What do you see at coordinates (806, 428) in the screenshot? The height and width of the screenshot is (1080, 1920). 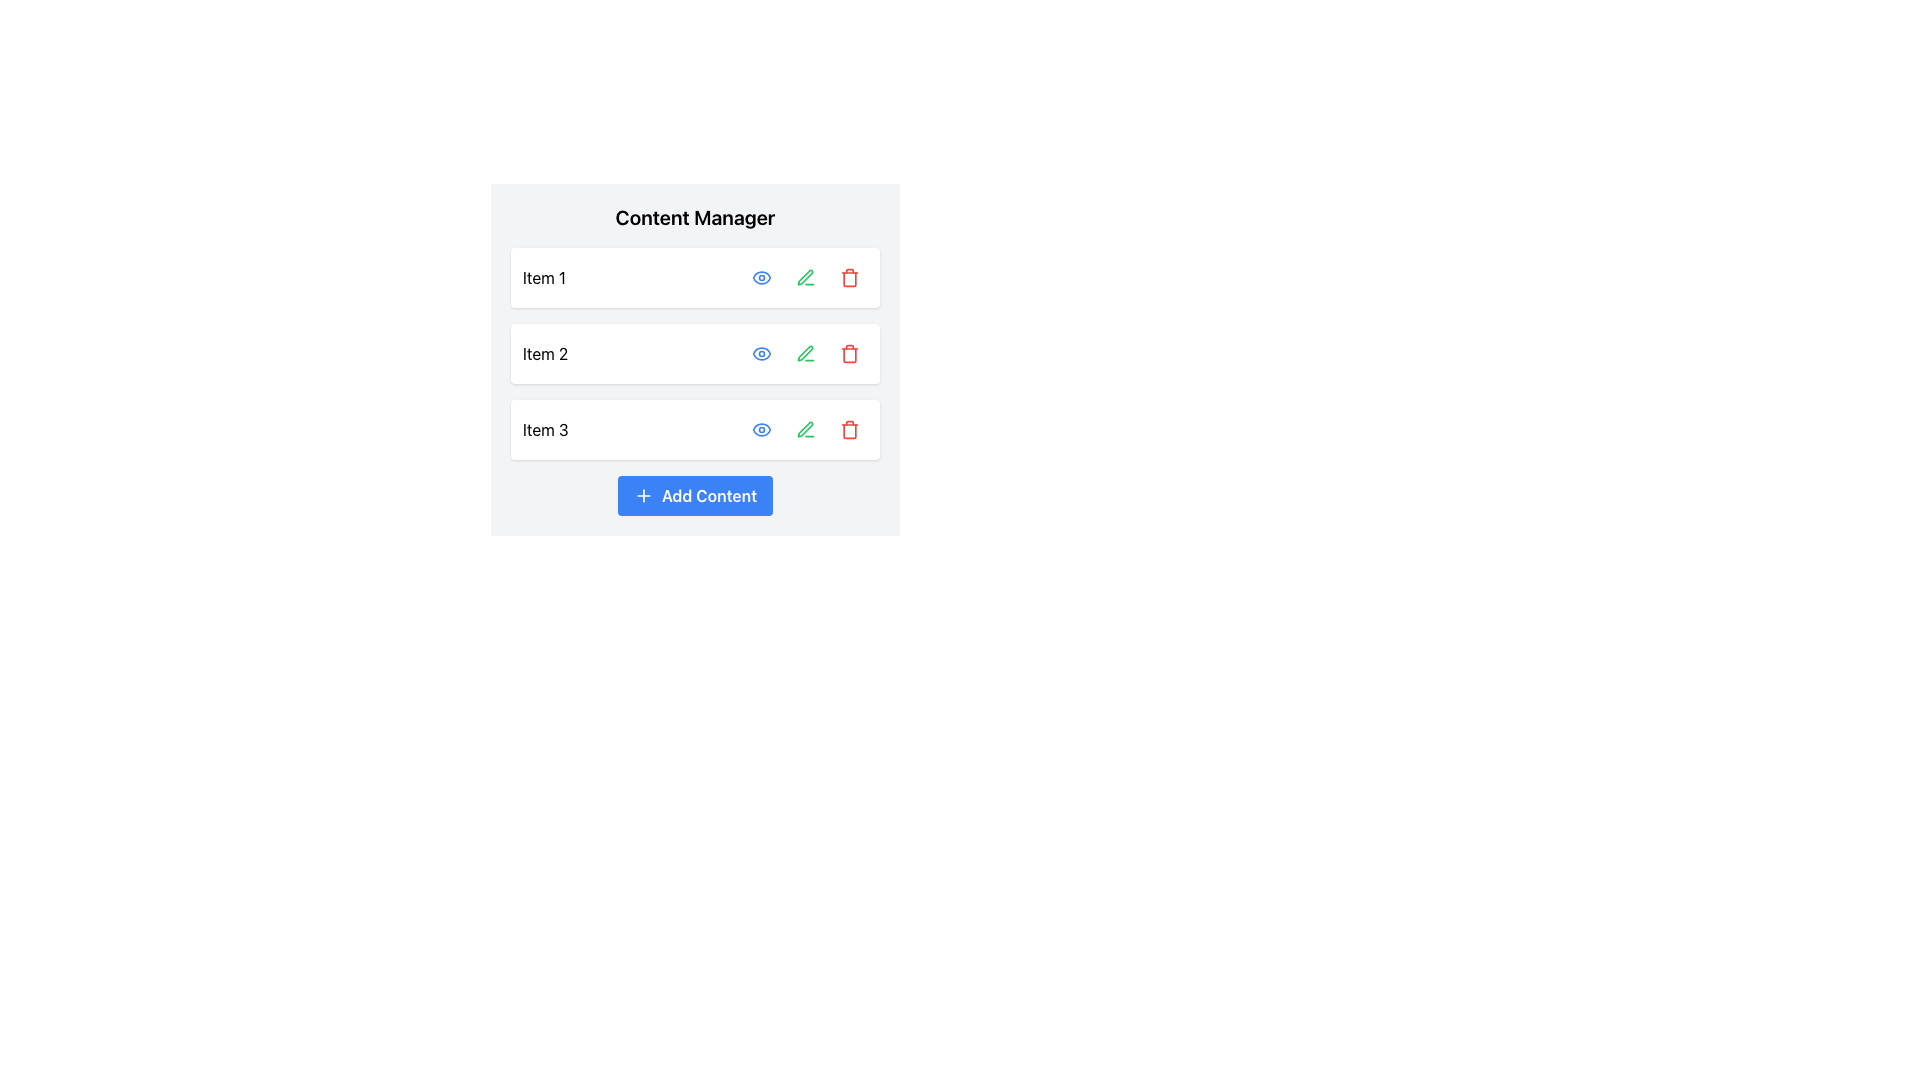 I see `the edit button icon in the third row of the vertical list of items` at bounding box center [806, 428].